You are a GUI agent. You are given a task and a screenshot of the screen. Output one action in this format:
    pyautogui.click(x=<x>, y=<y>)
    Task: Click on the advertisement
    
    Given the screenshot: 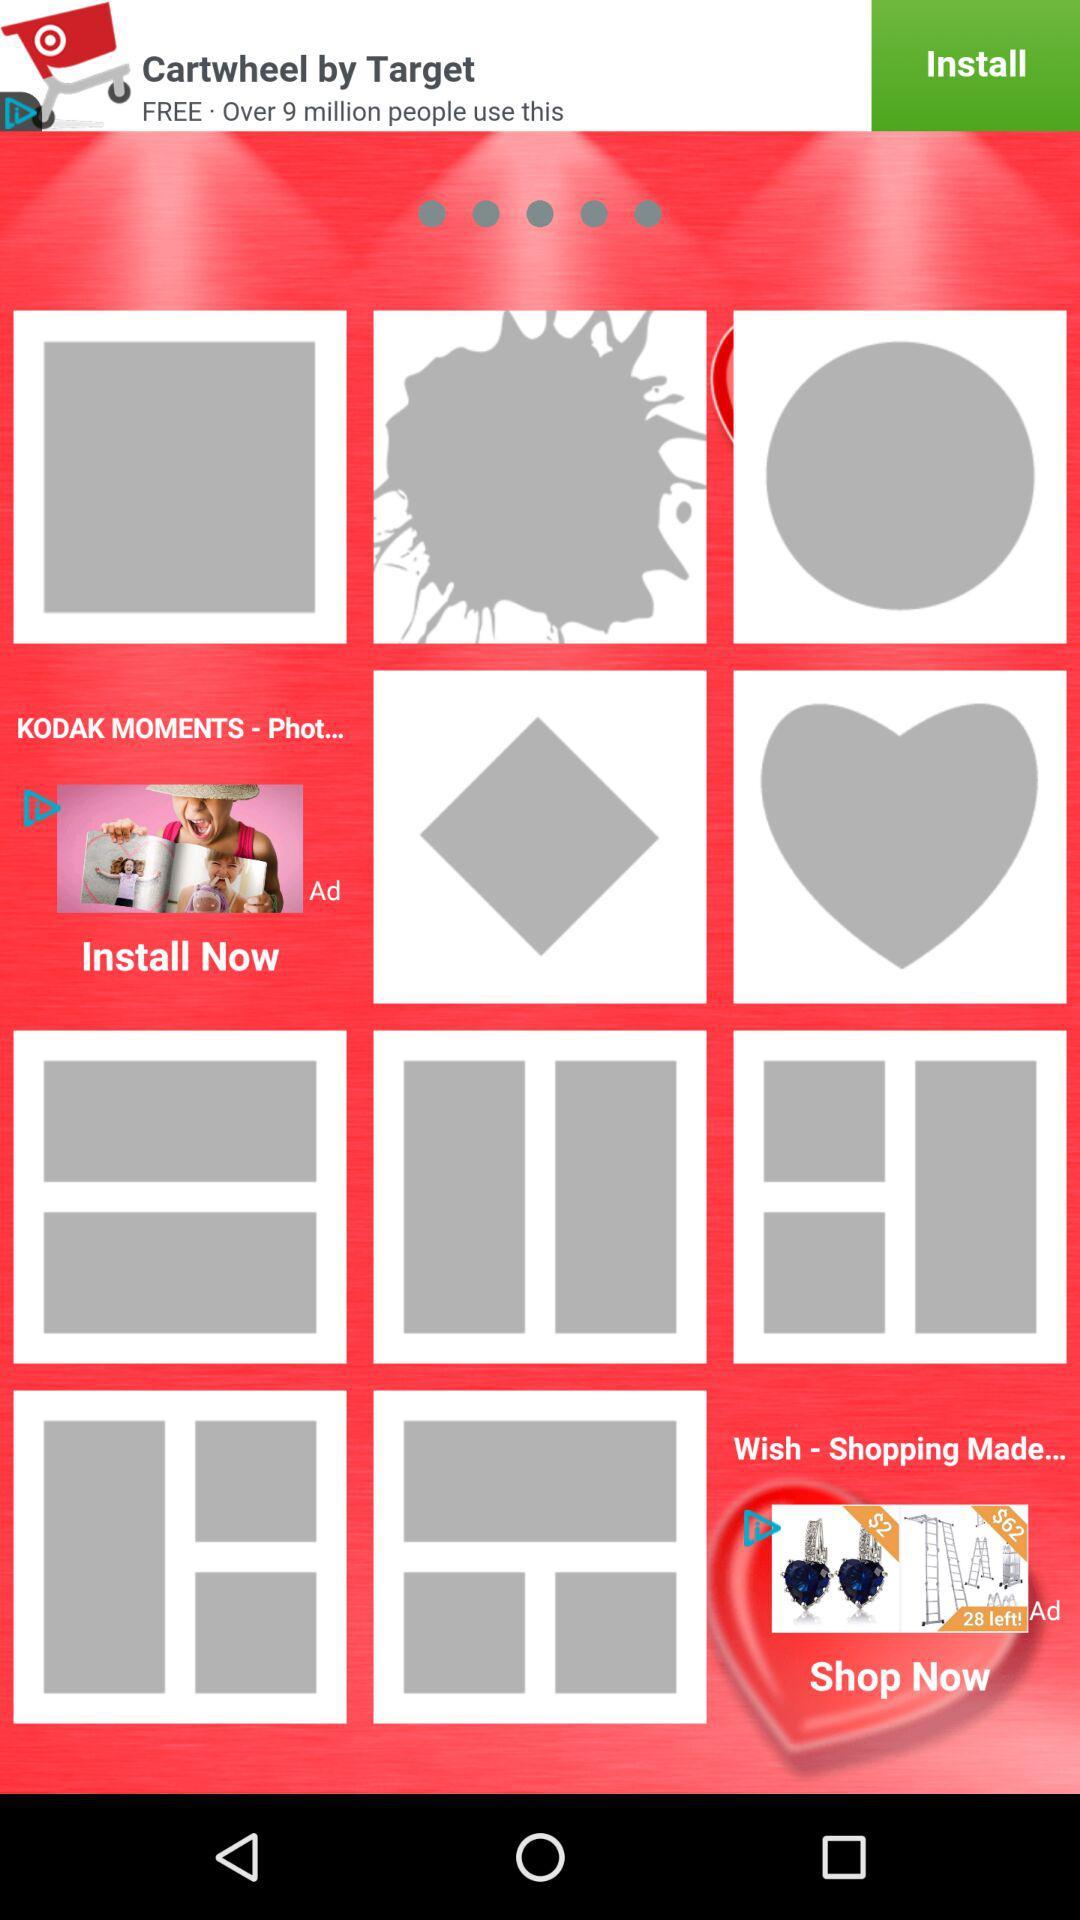 What is the action you would take?
    pyautogui.click(x=540, y=65)
    